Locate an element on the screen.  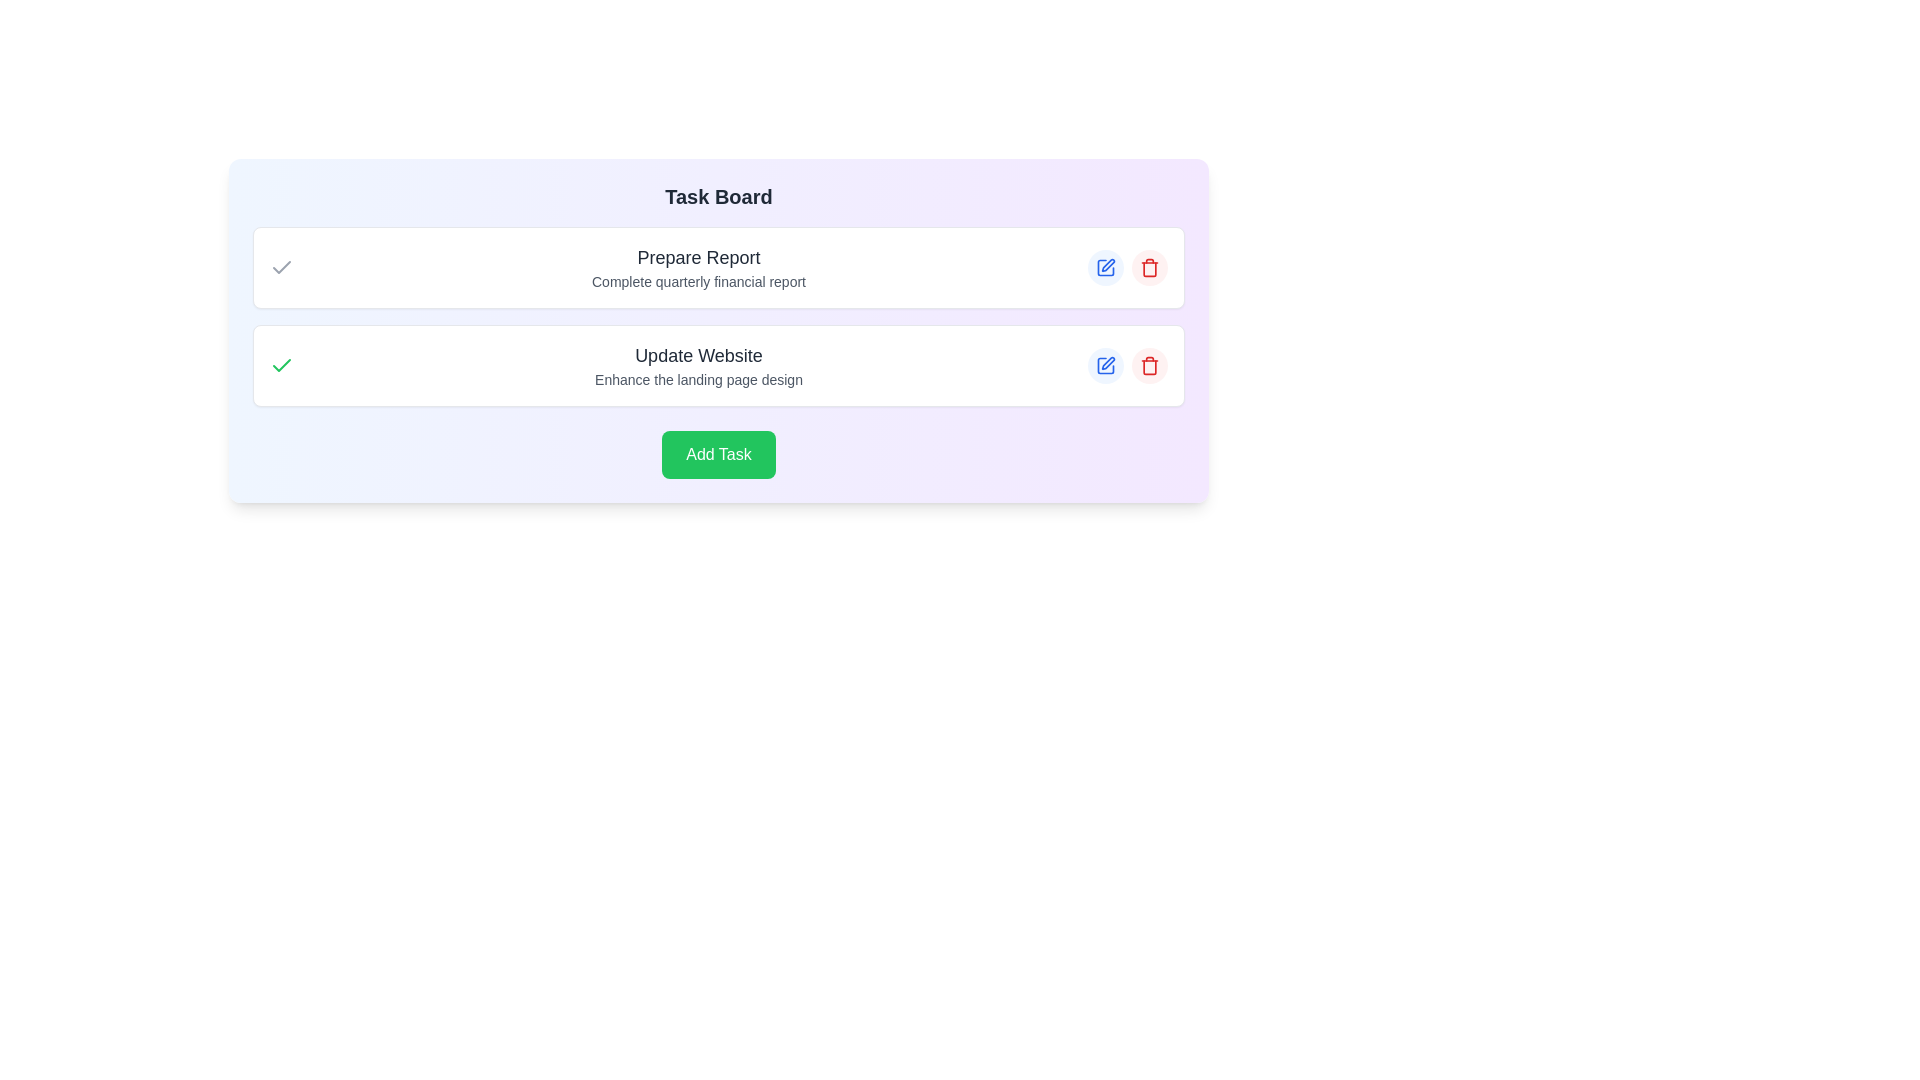
the circular button with a light red background and a red trash bin icon, which is positioned as the second button in a horizontal group of two buttons at the far right of the task row labeled 'Update Website' is located at coordinates (1150, 366).